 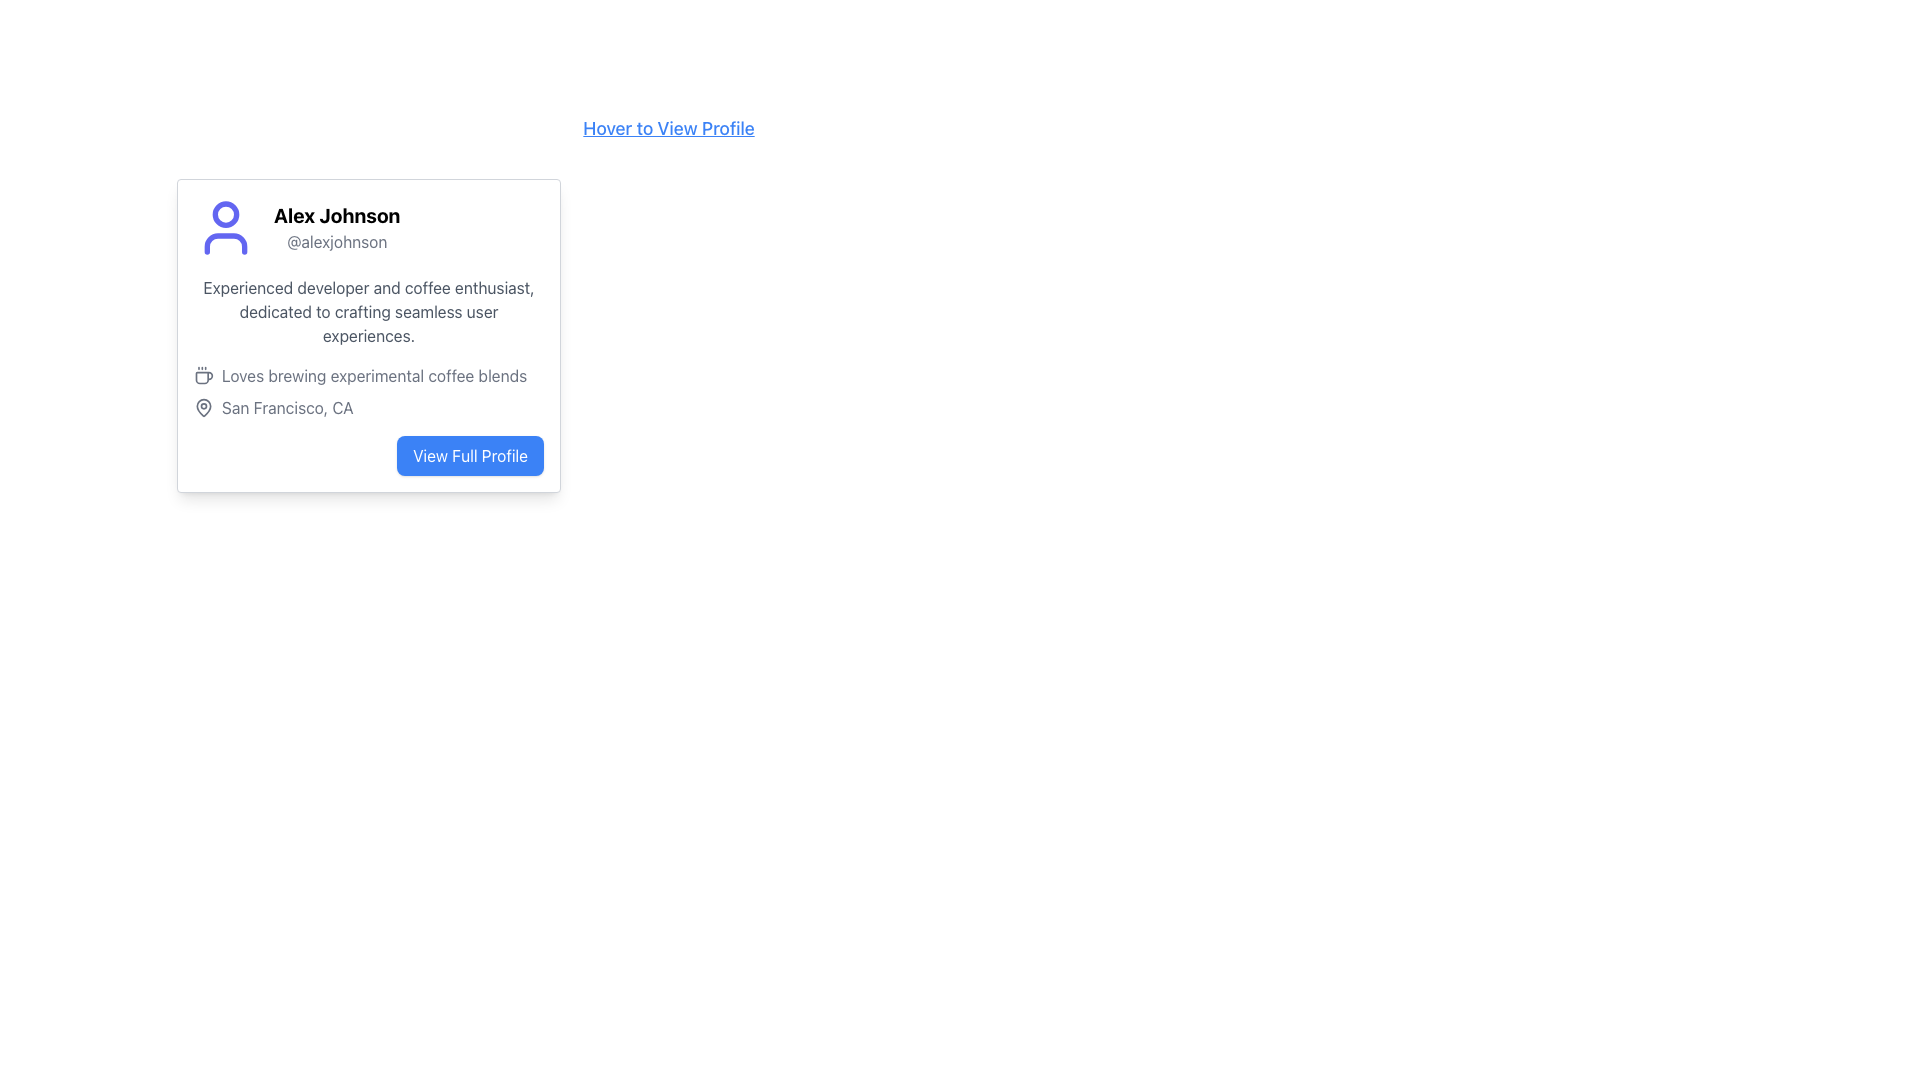 What do you see at coordinates (337, 216) in the screenshot?
I see `the user's name label, which prominently displays the identifier within the user’s profile section, located at the top of the profile card` at bounding box center [337, 216].